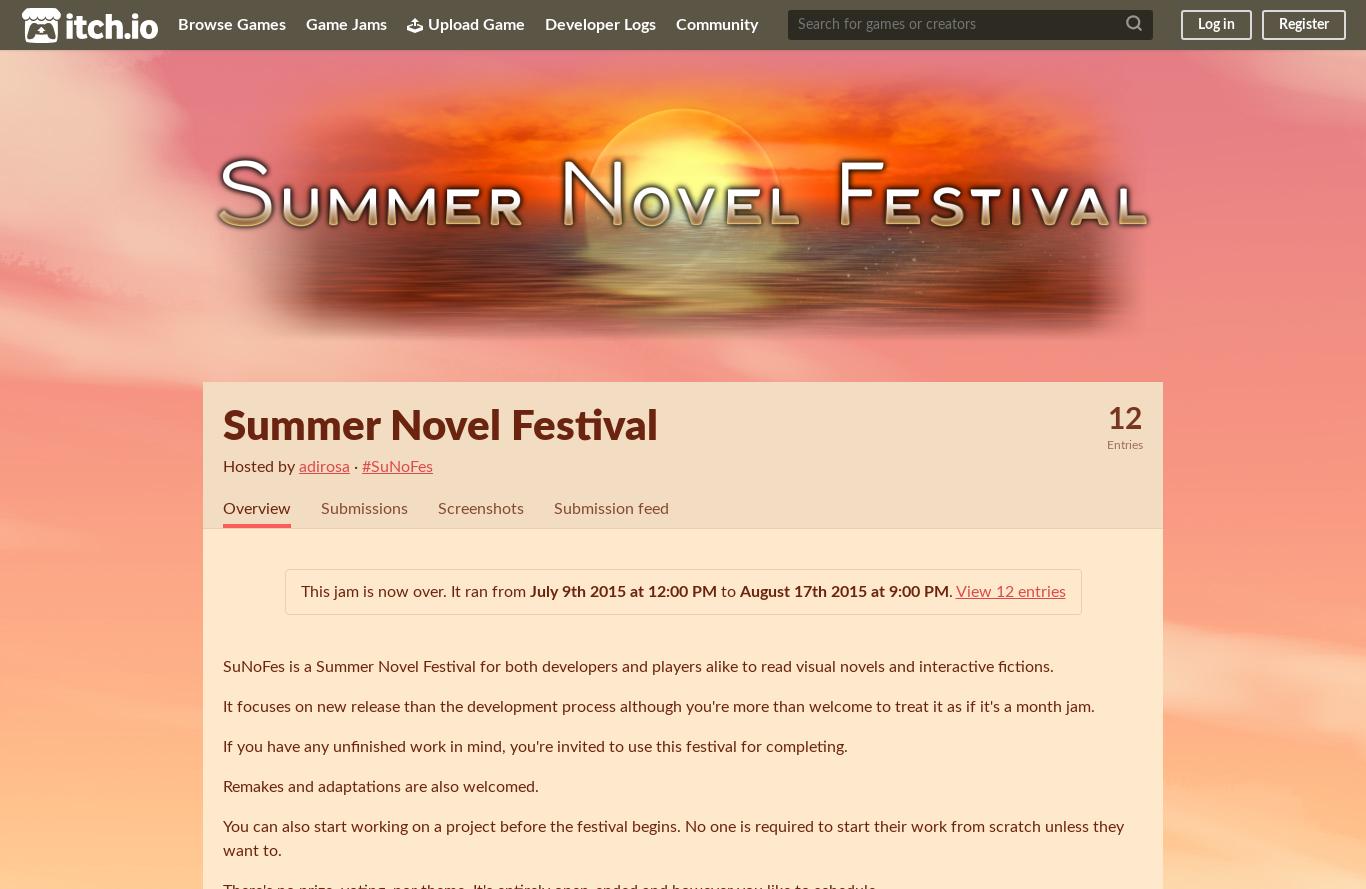 This screenshot has width=1366, height=889. I want to click on 'Community', so click(717, 24).